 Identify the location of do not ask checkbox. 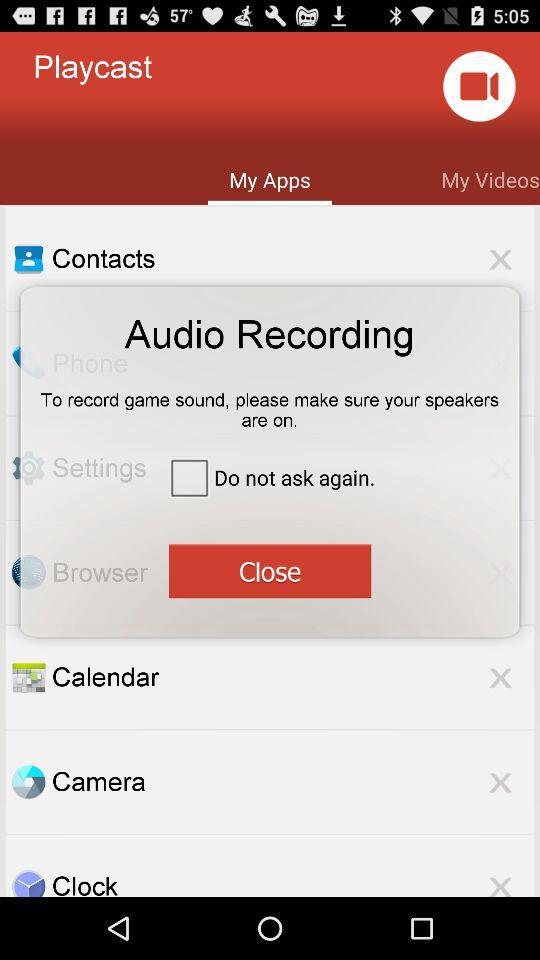
(269, 477).